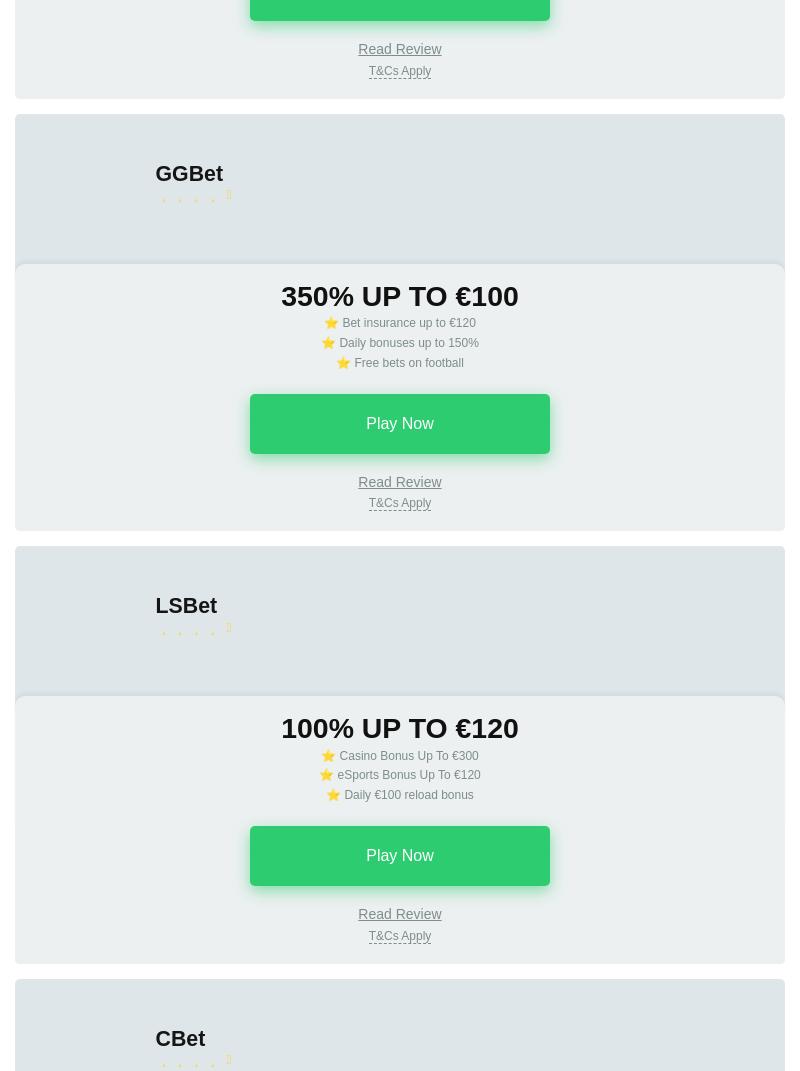 The width and height of the screenshot is (800, 1071). I want to click on '100% UP TO €120', so click(398, 727).